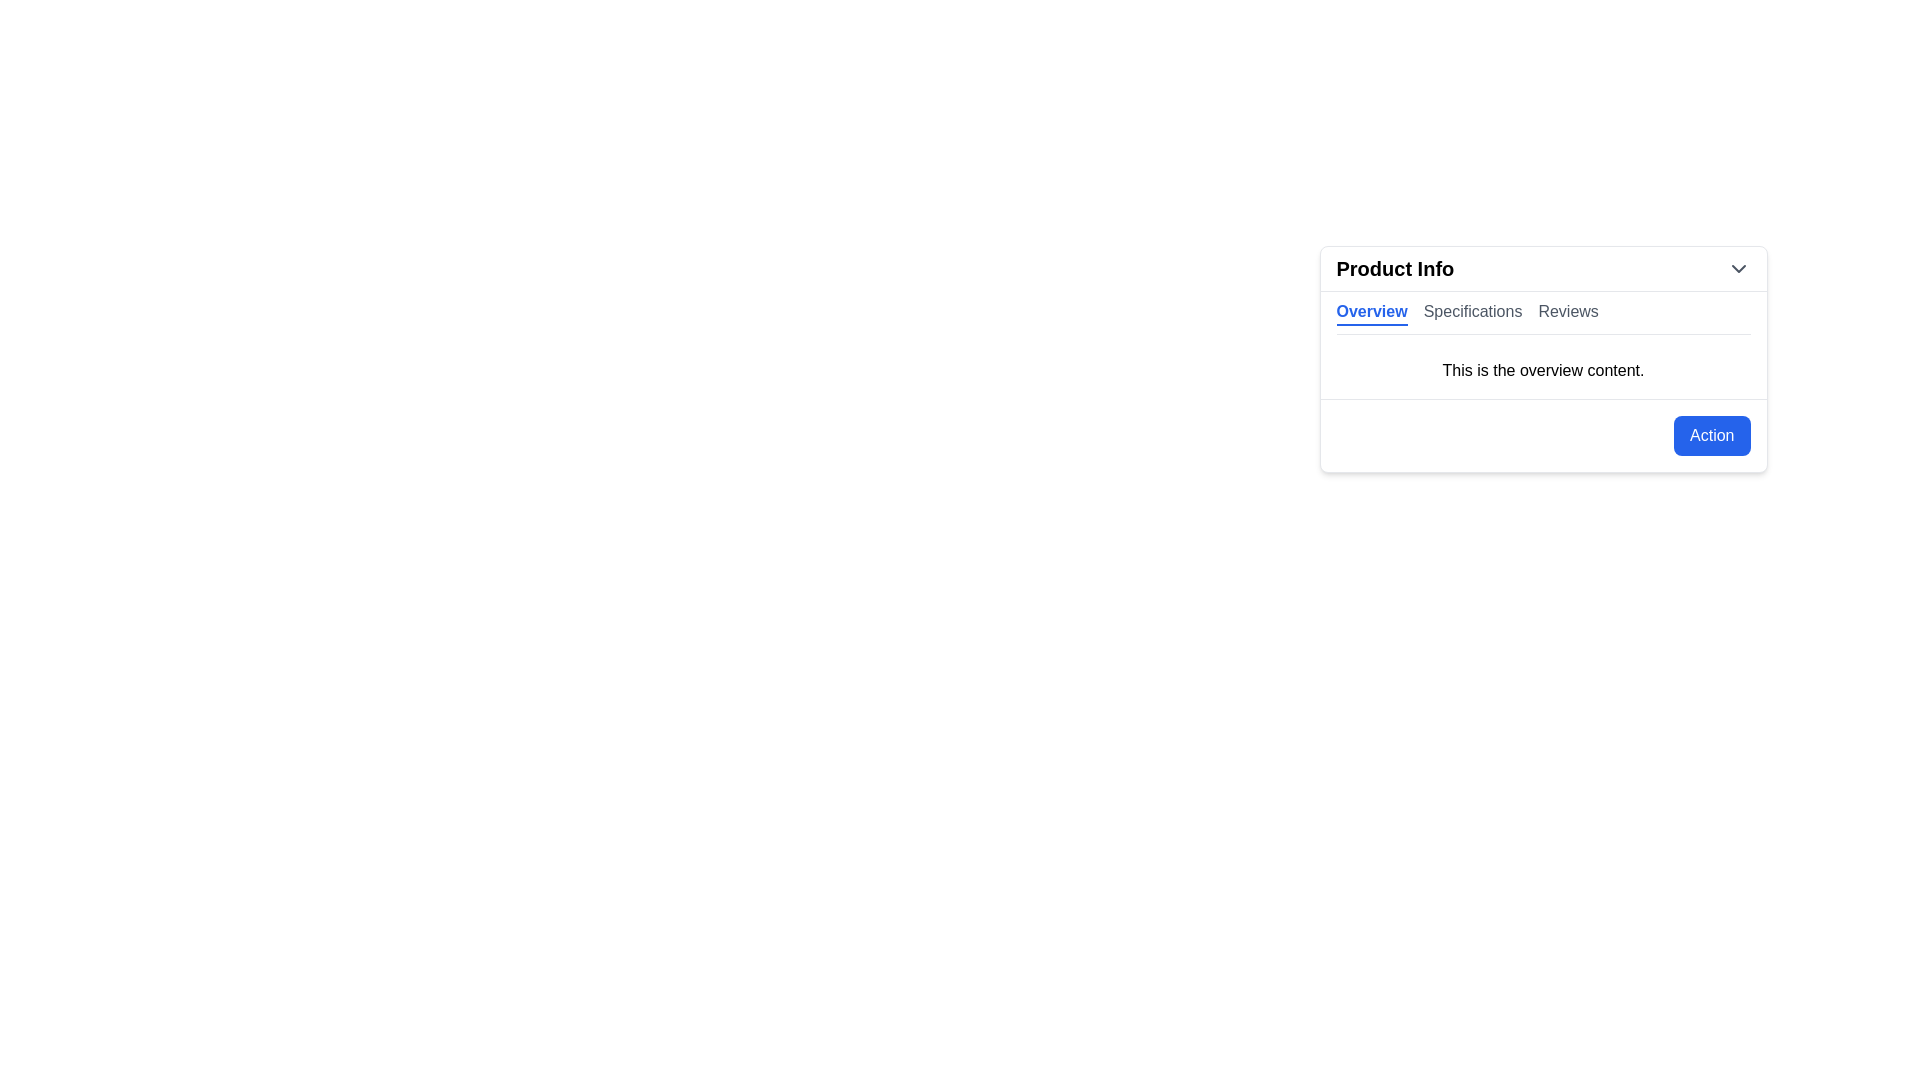  What do you see at coordinates (1371, 312) in the screenshot?
I see `the 'Overview' tab label` at bounding box center [1371, 312].